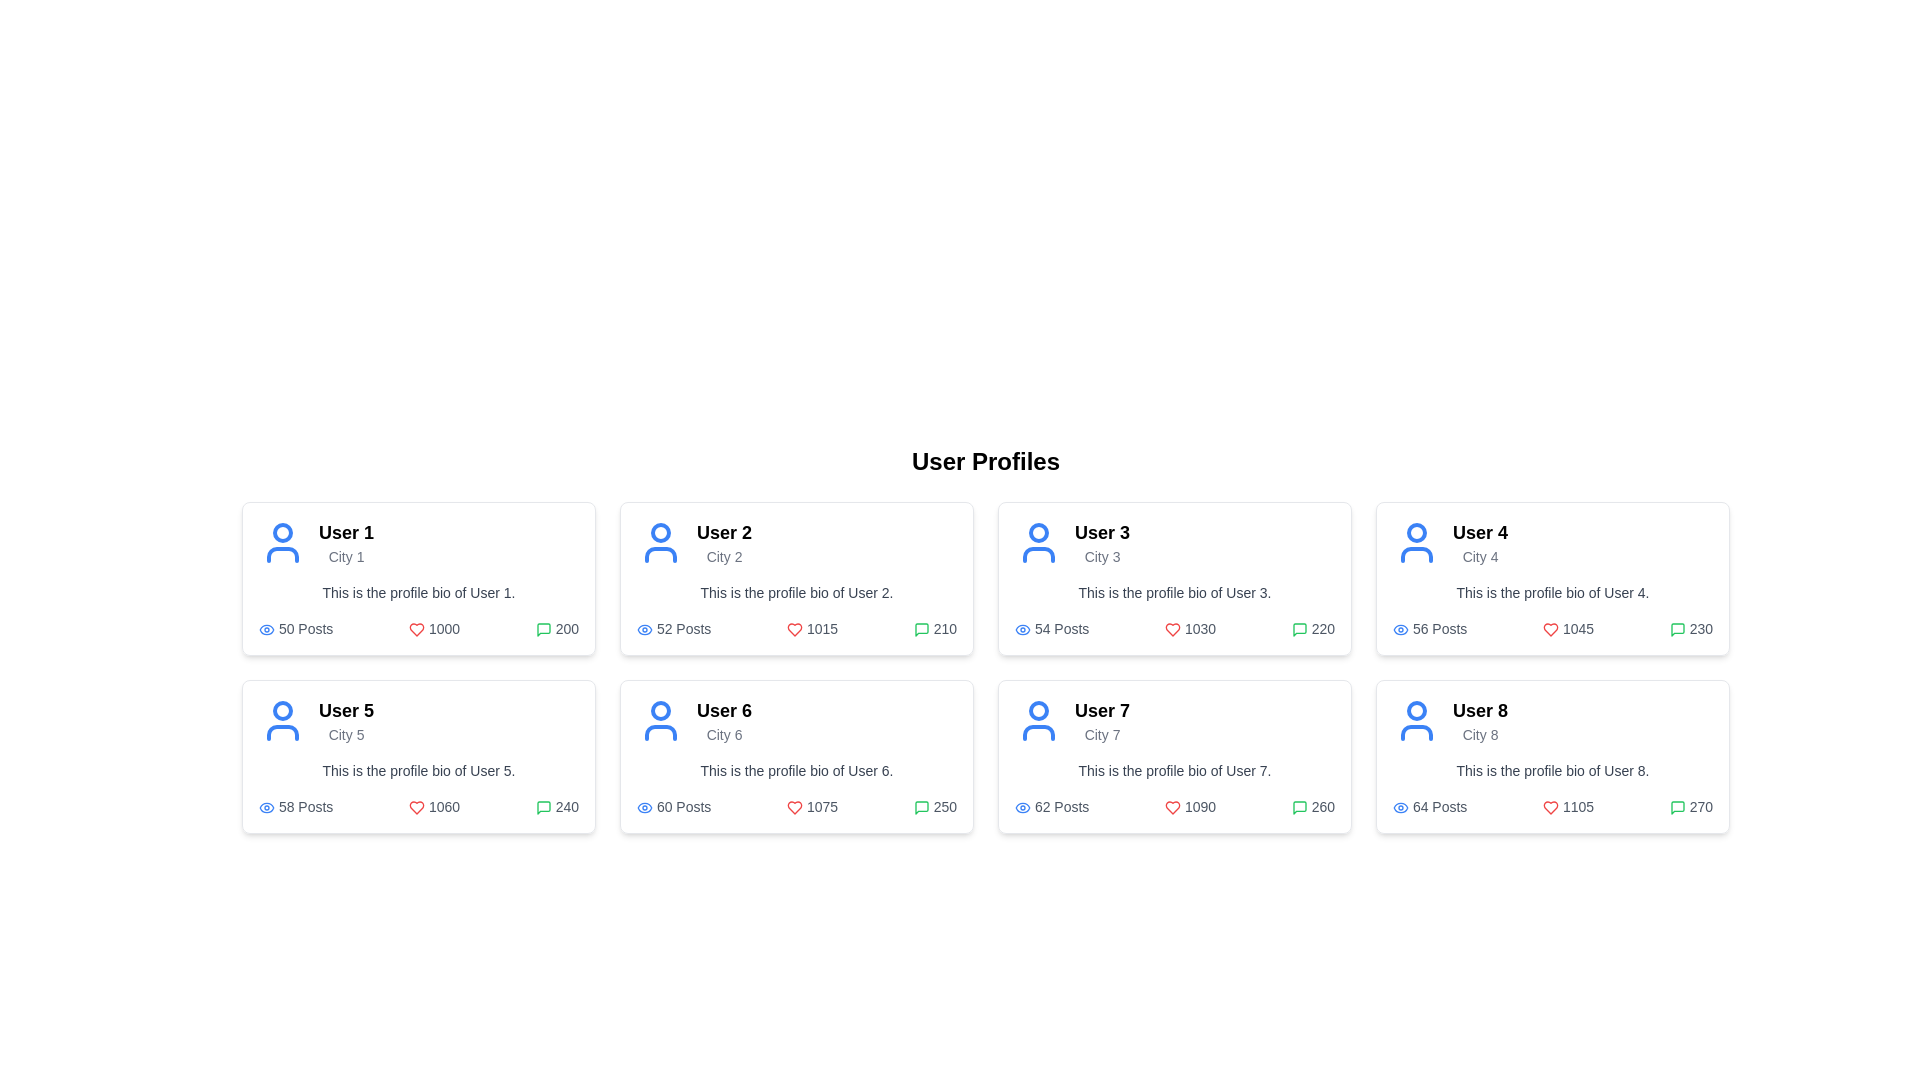  I want to click on the avatar icon representing 'User 5', which is styled in light blue and positioned at the top-left corner of the second row's first card in the user card grid, so click(282, 721).